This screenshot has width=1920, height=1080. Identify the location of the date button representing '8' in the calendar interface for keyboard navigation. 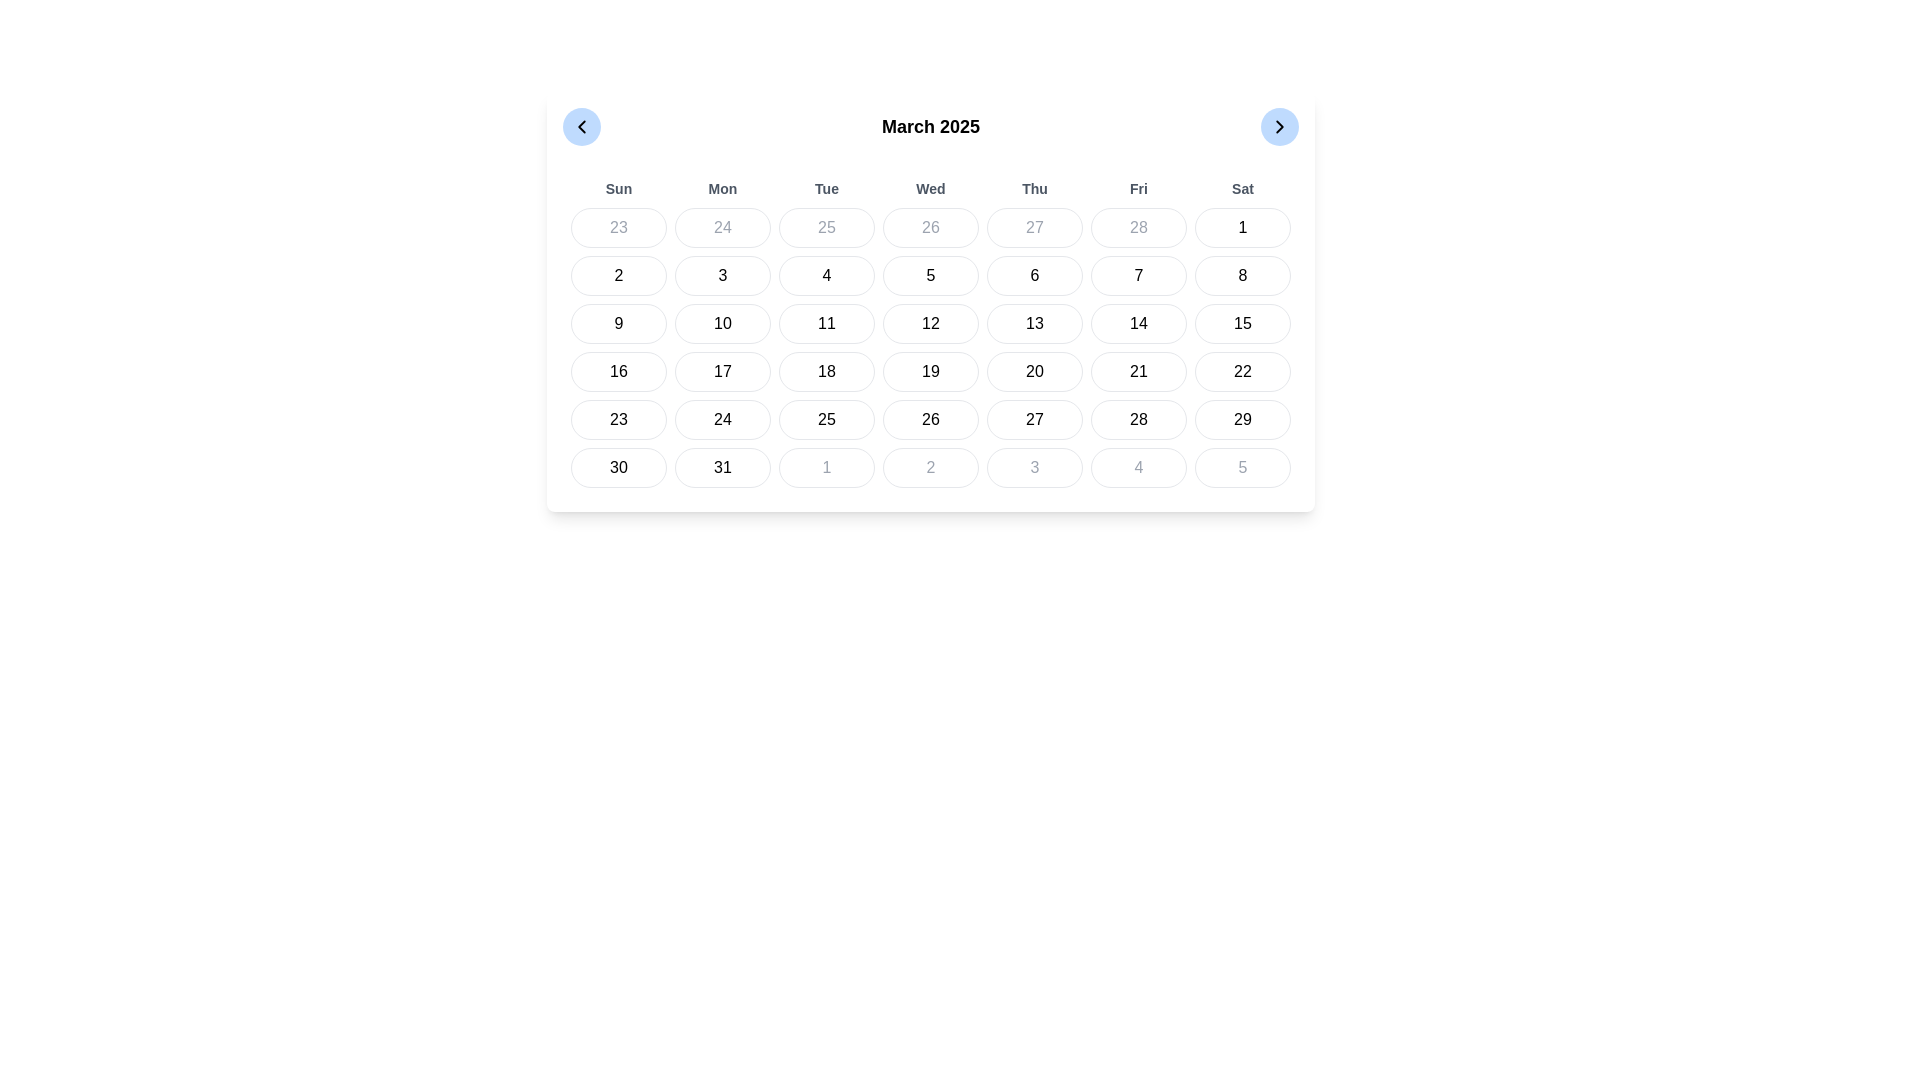
(1242, 276).